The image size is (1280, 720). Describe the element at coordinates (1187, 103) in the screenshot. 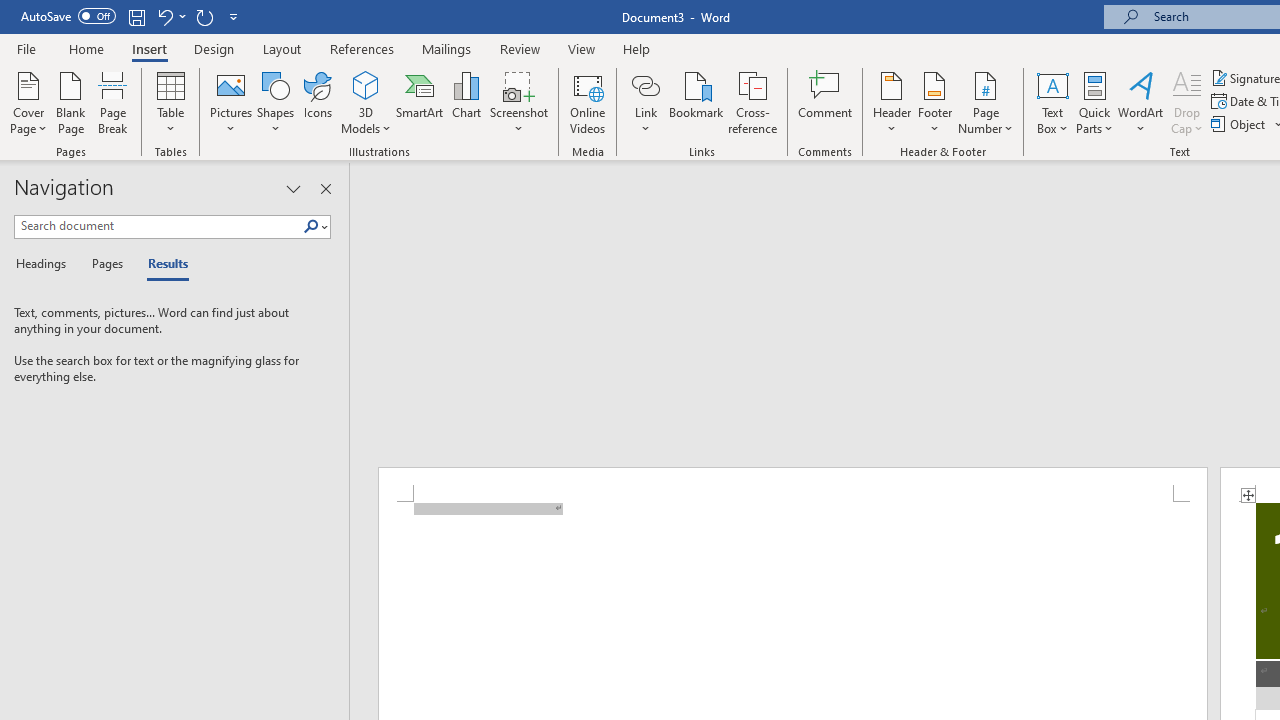

I see `'Drop Cap'` at that location.